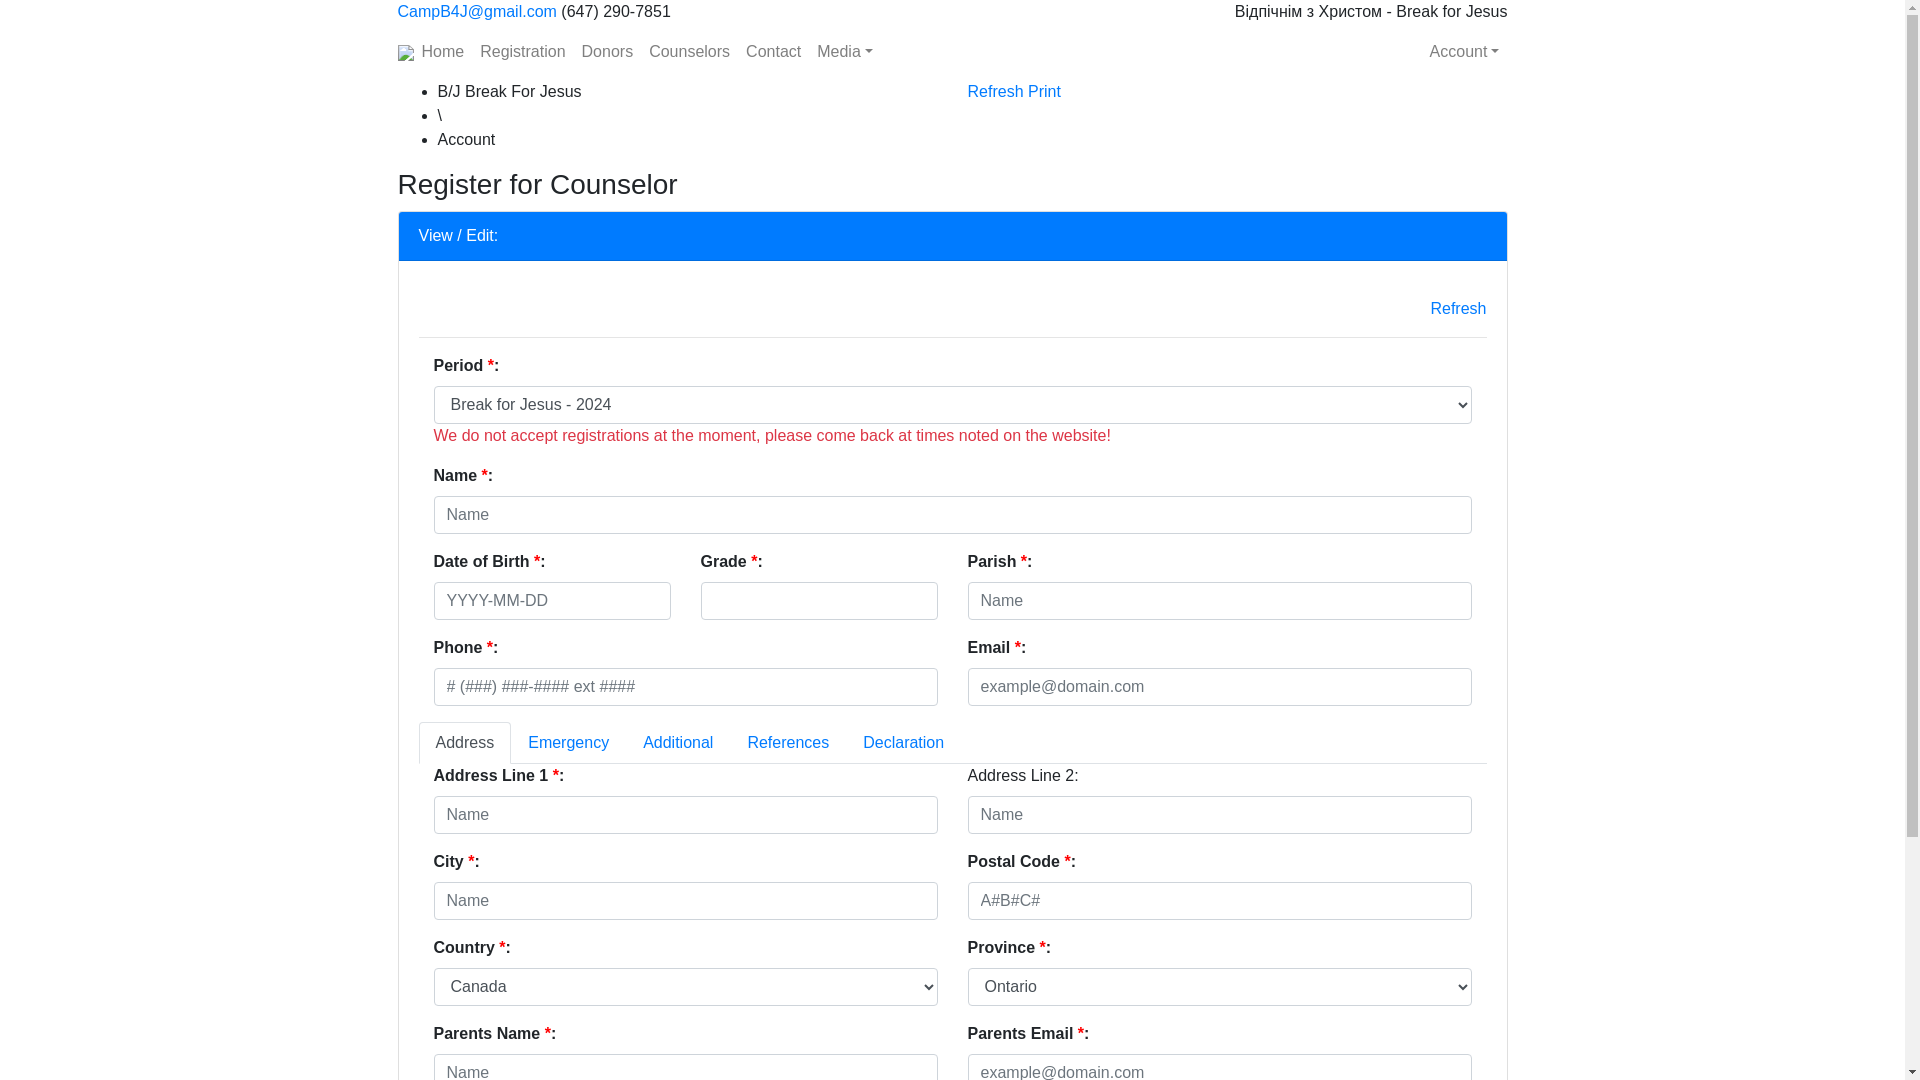  What do you see at coordinates (442, 50) in the screenshot?
I see `'Home'` at bounding box center [442, 50].